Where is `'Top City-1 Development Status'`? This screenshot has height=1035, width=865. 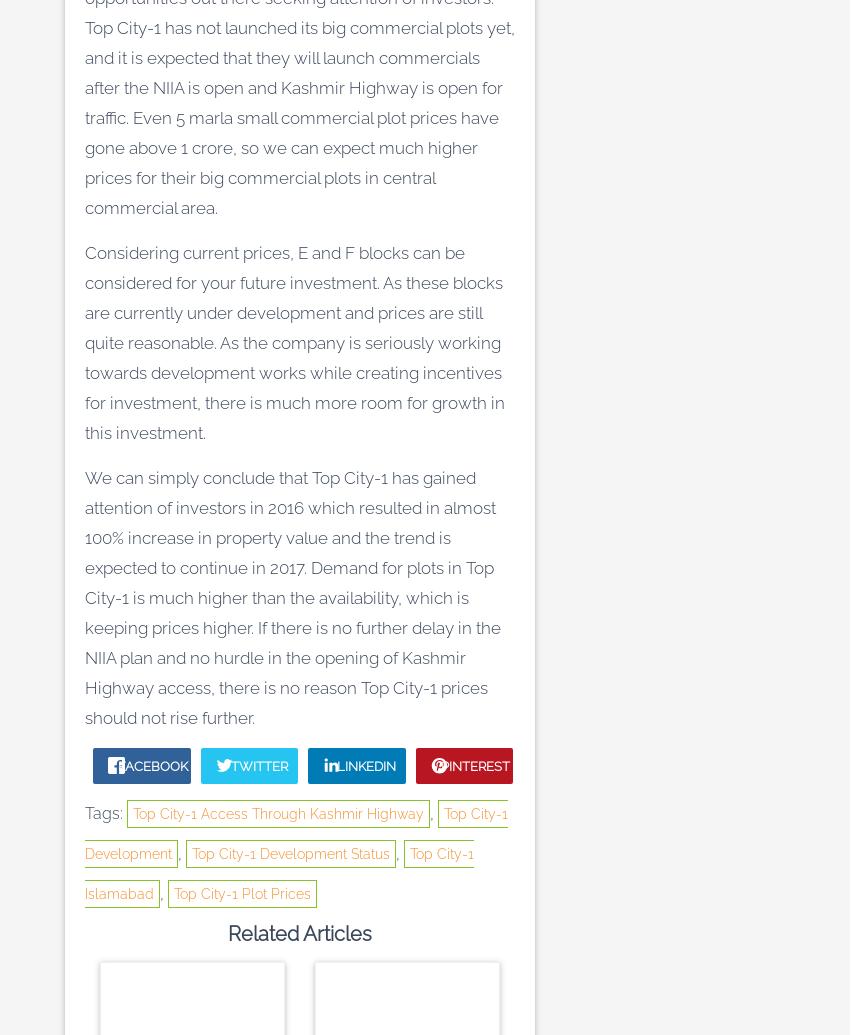 'Top City-1 Development Status' is located at coordinates (290, 852).